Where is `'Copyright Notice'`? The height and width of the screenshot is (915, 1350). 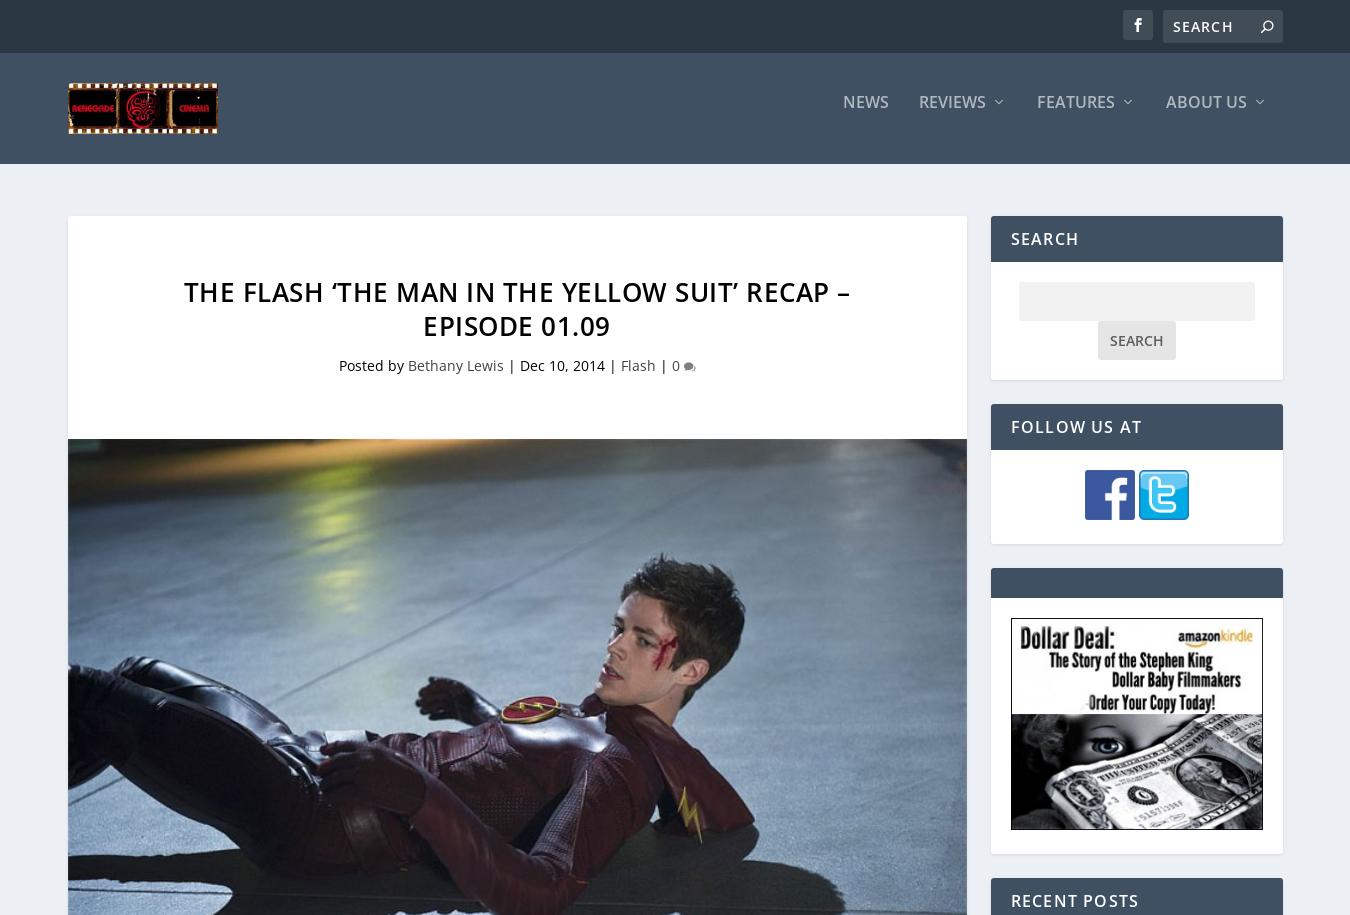 'Copyright Notice' is located at coordinates (1142, 230).